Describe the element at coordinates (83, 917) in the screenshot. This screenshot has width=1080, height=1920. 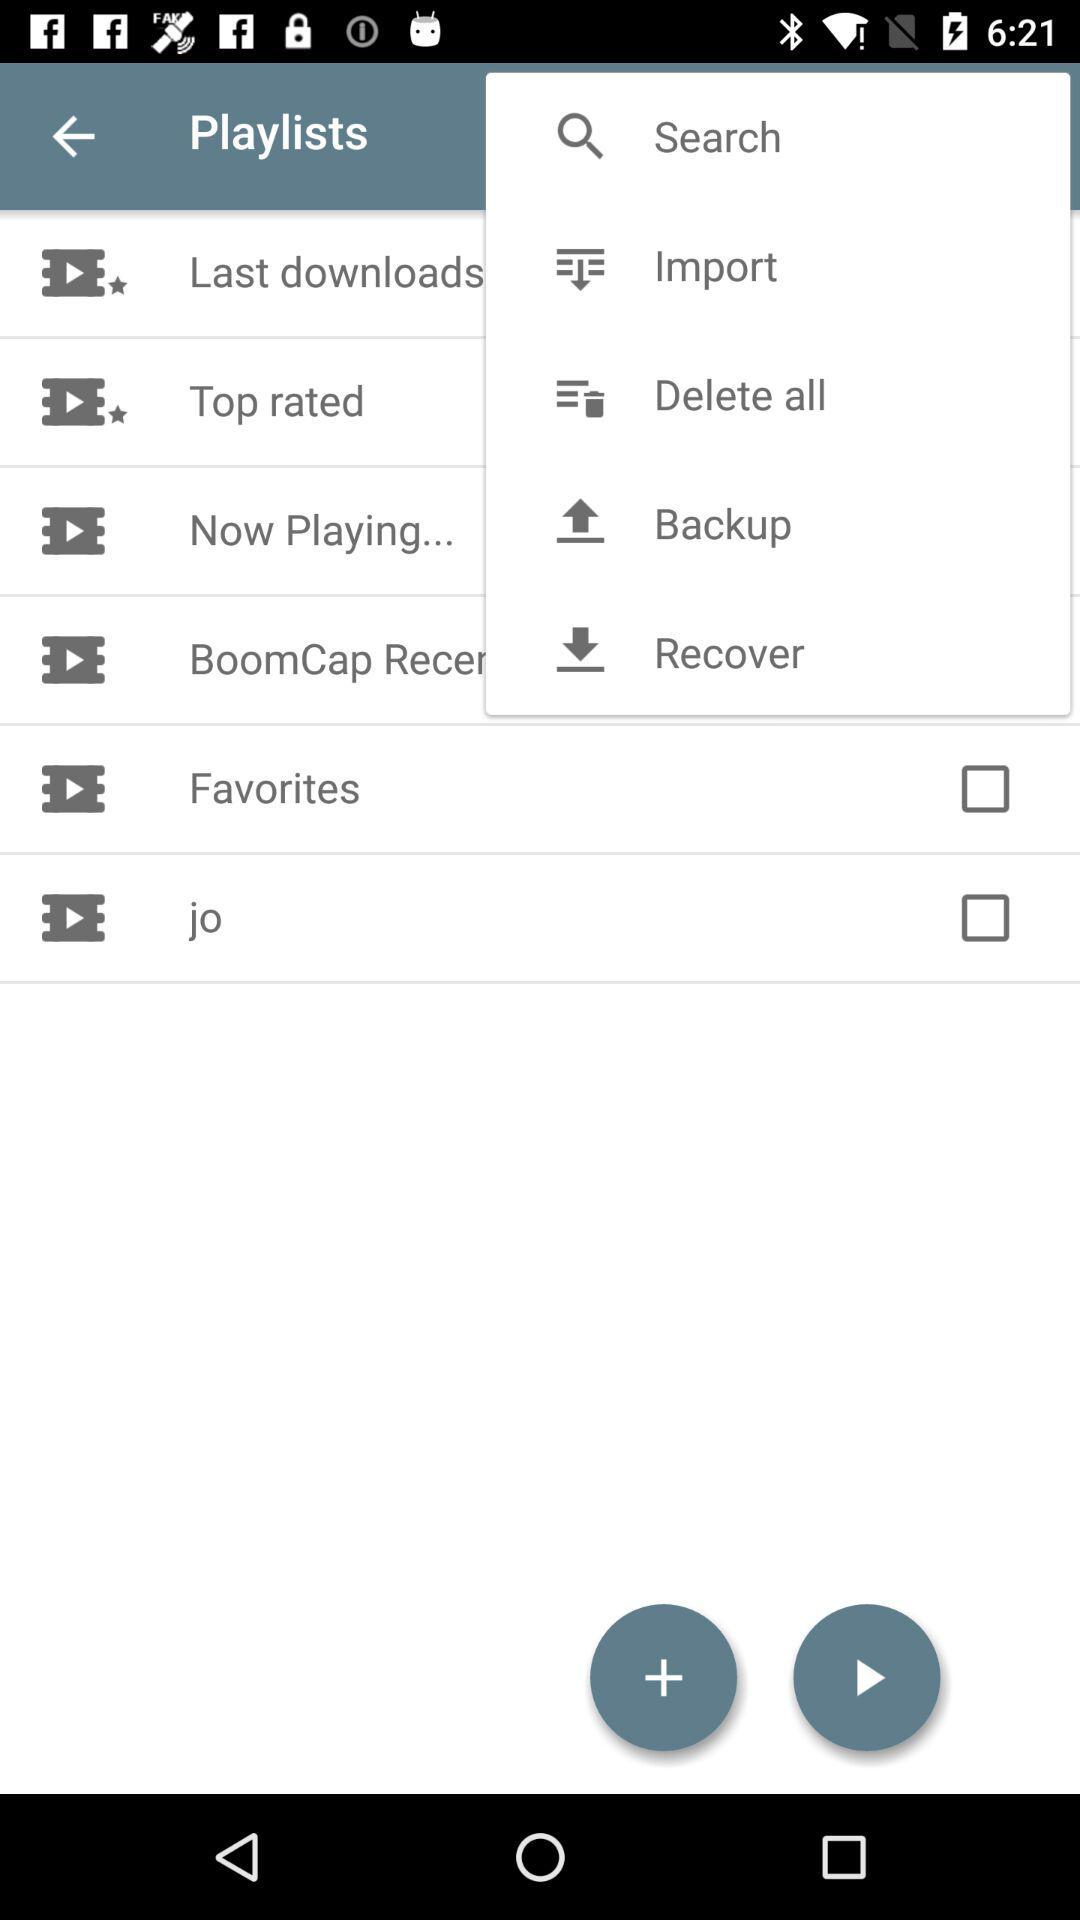
I see `the icon on left to the text jo on the web page` at that location.